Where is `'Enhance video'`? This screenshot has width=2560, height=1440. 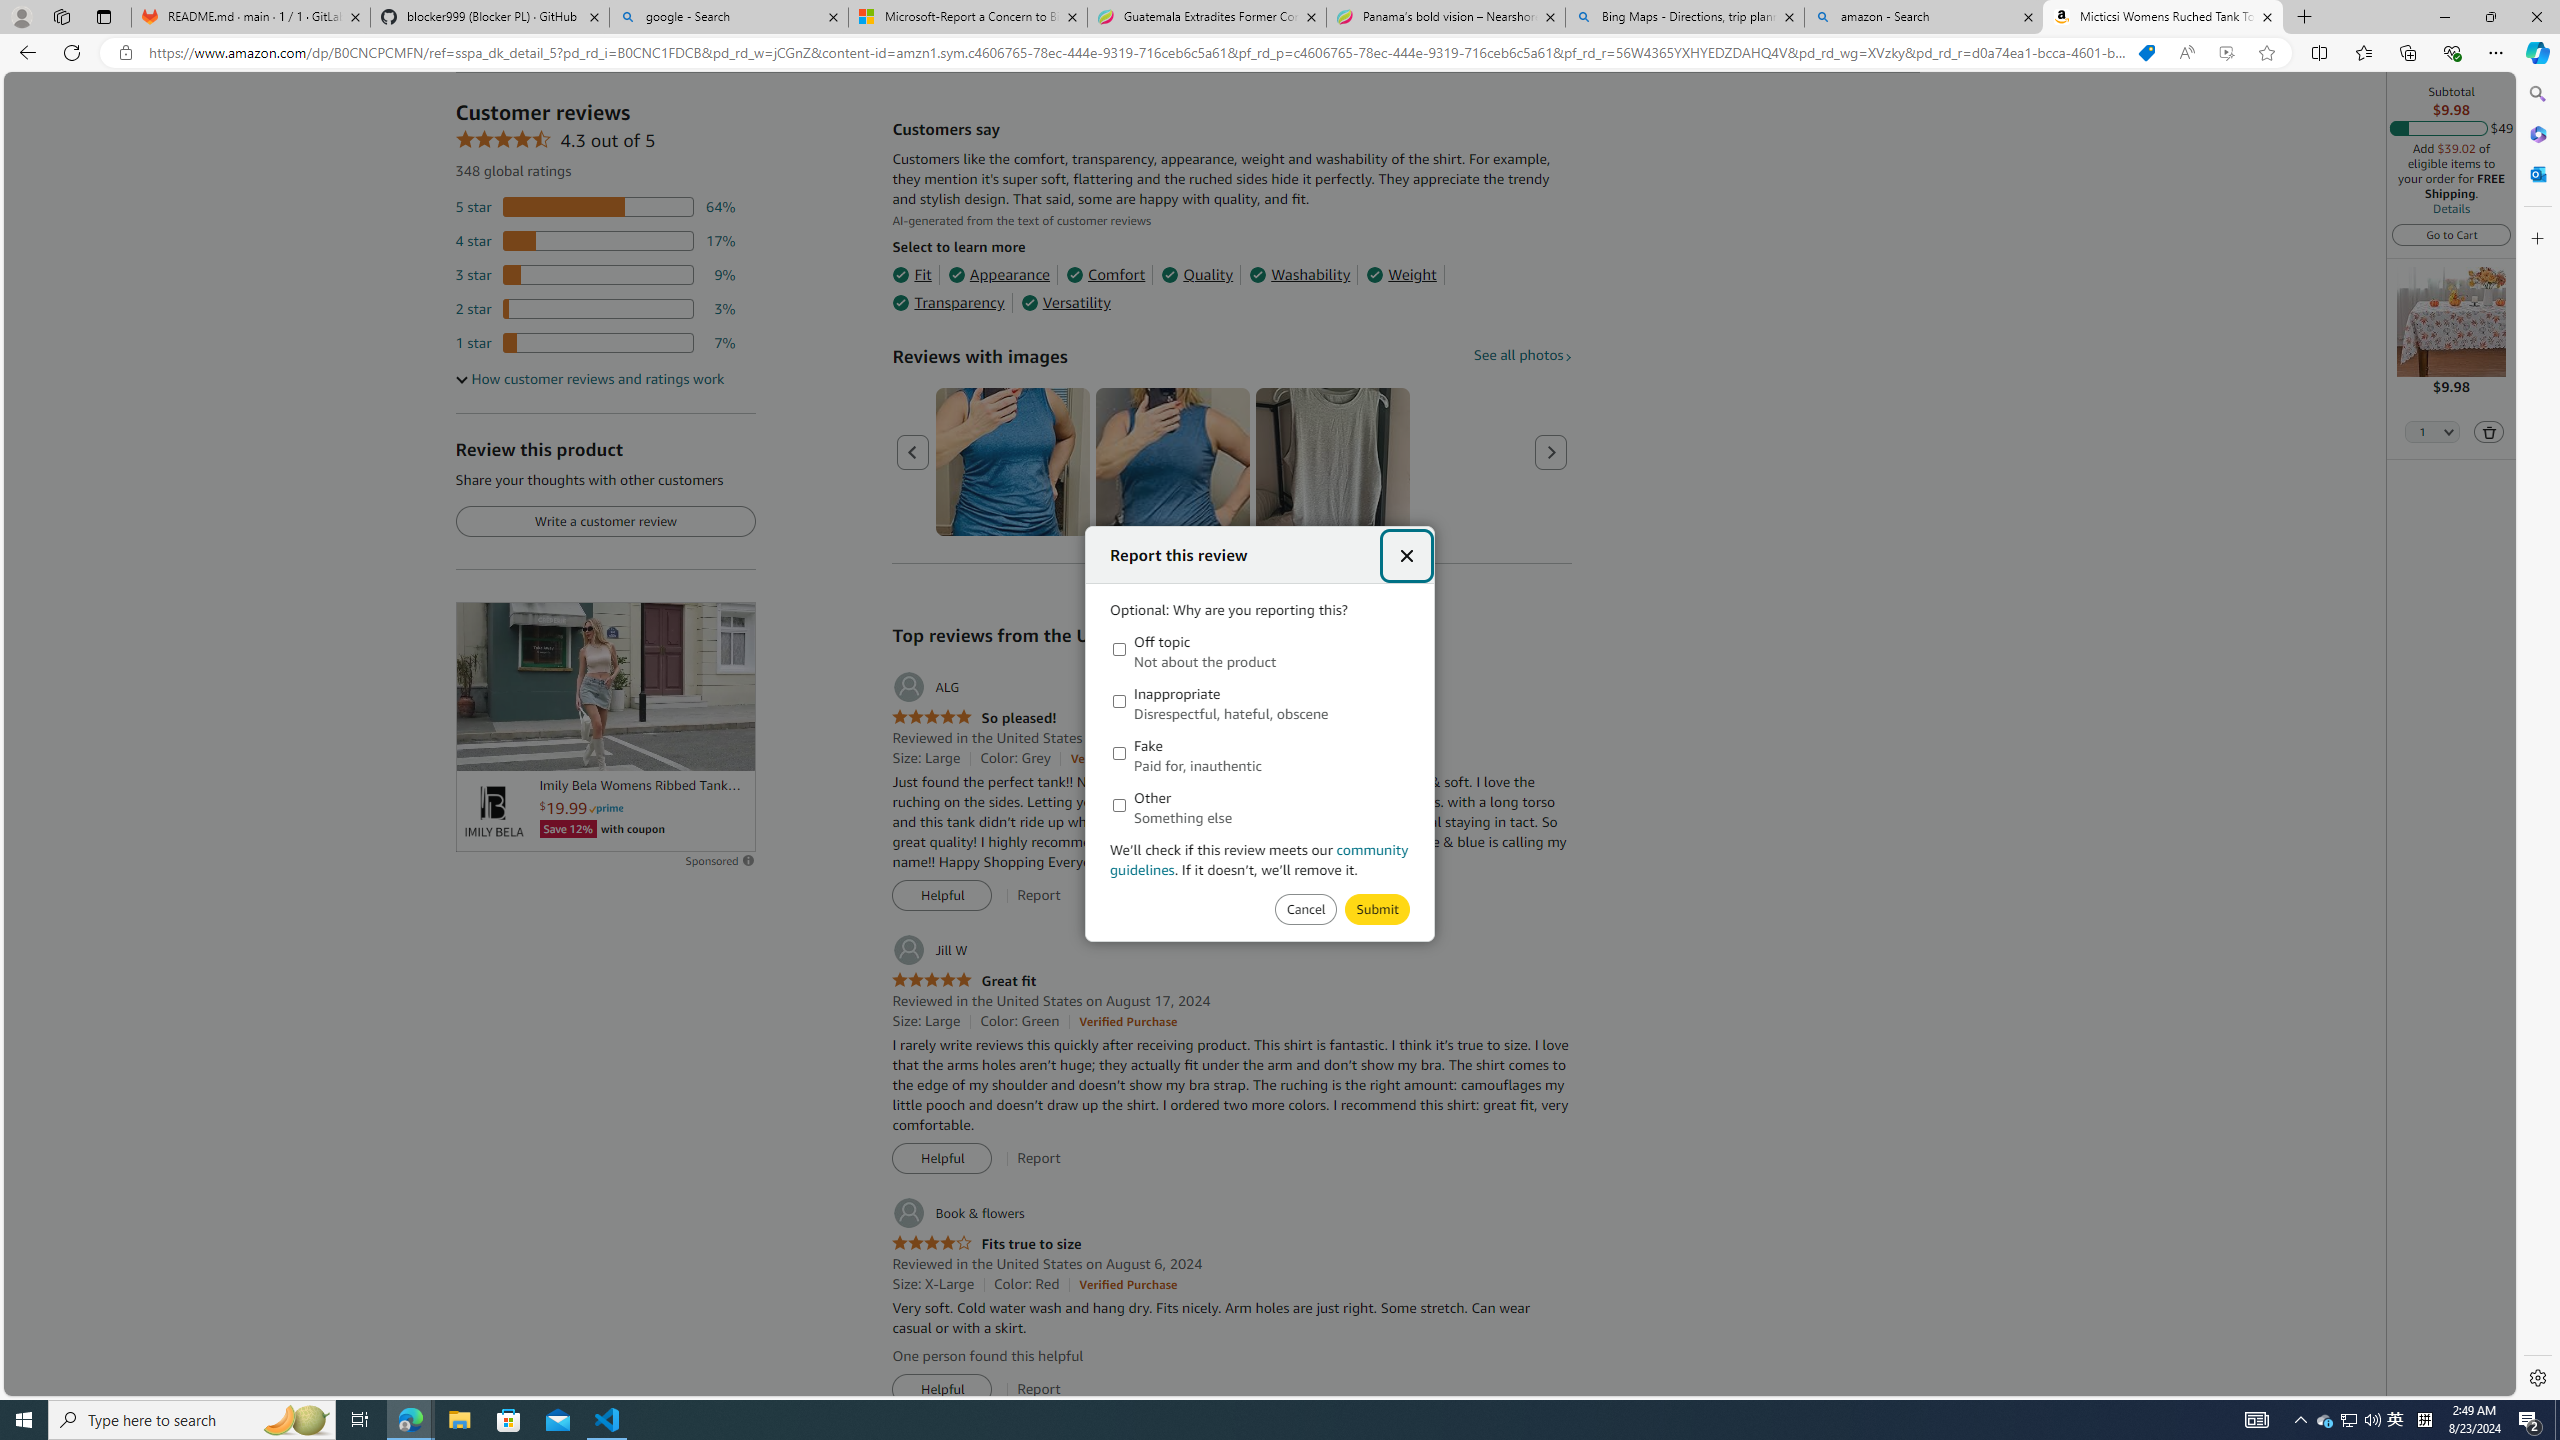
'Enhance video' is located at coordinates (2226, 53).